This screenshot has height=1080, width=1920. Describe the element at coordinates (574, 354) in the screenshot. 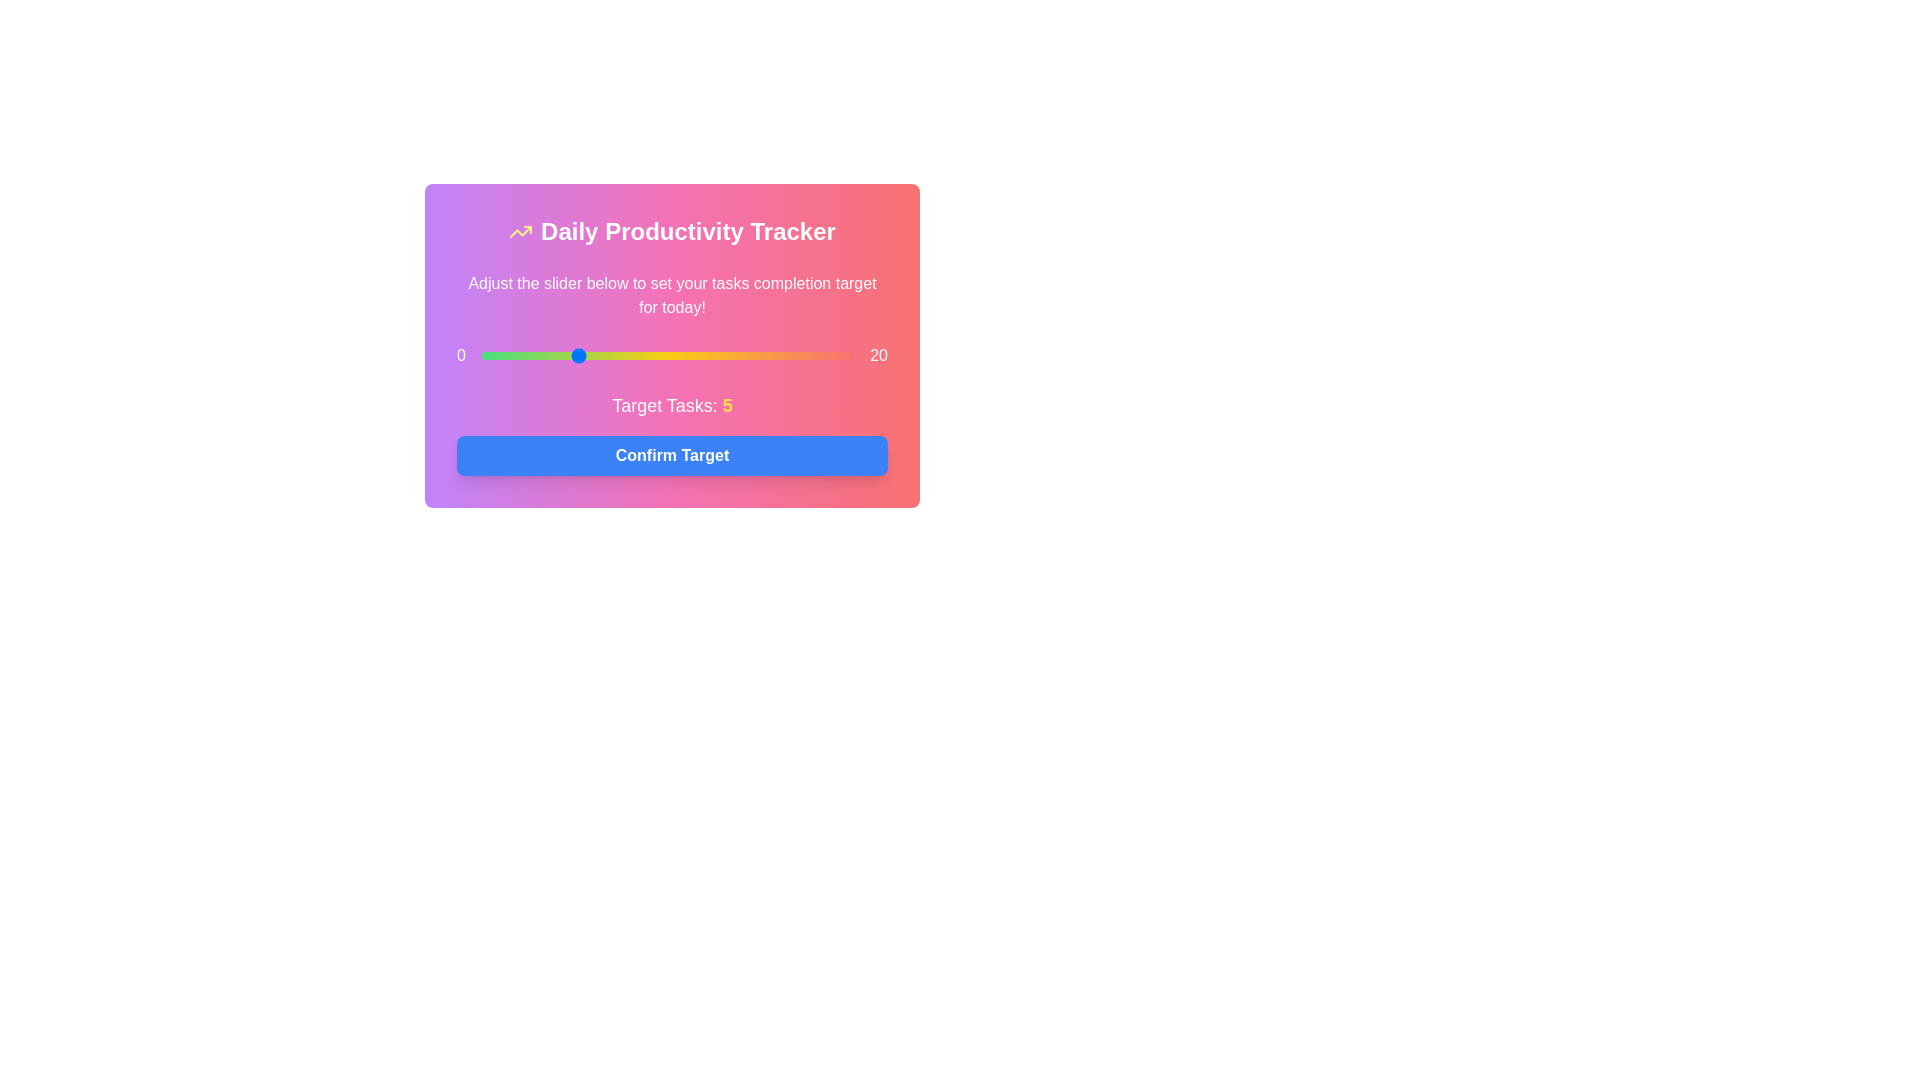

I see `the slider to set the task target to 5` at that location.